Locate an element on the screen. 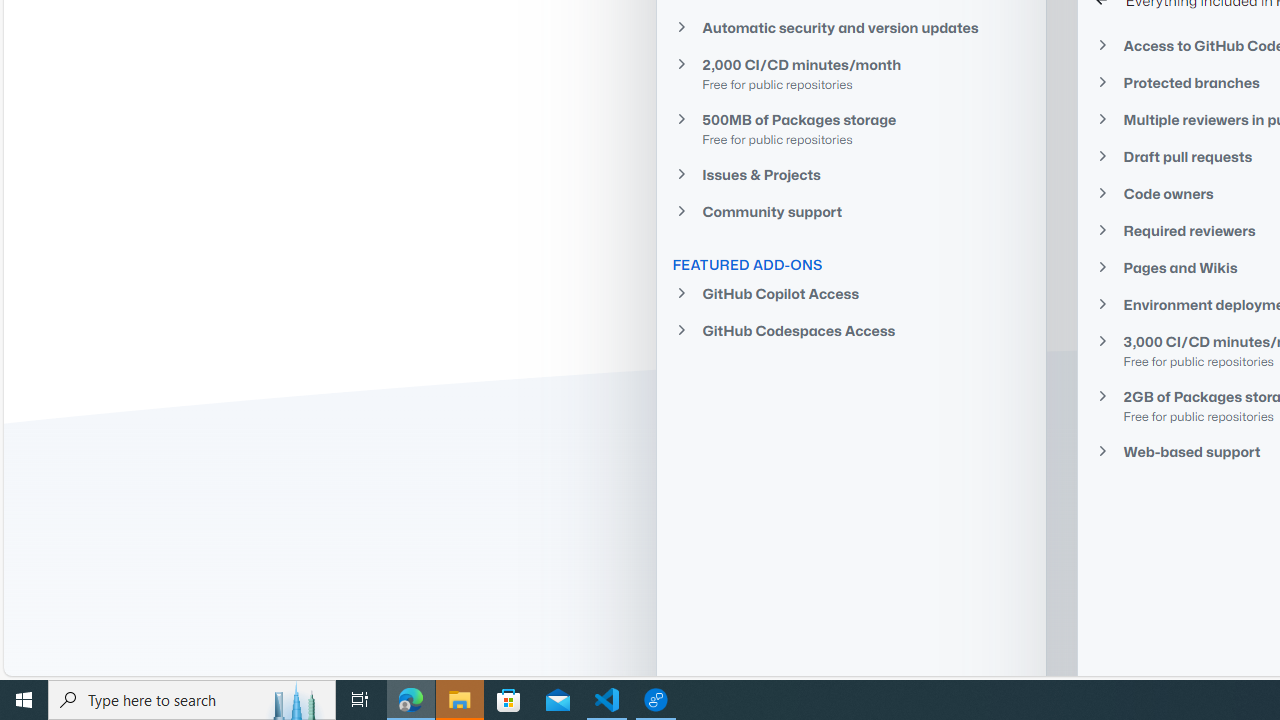 This screenshot has height=720, width=1280. '500MB of Packages storageFree for public repositories' is located at coordinates (851, 128).